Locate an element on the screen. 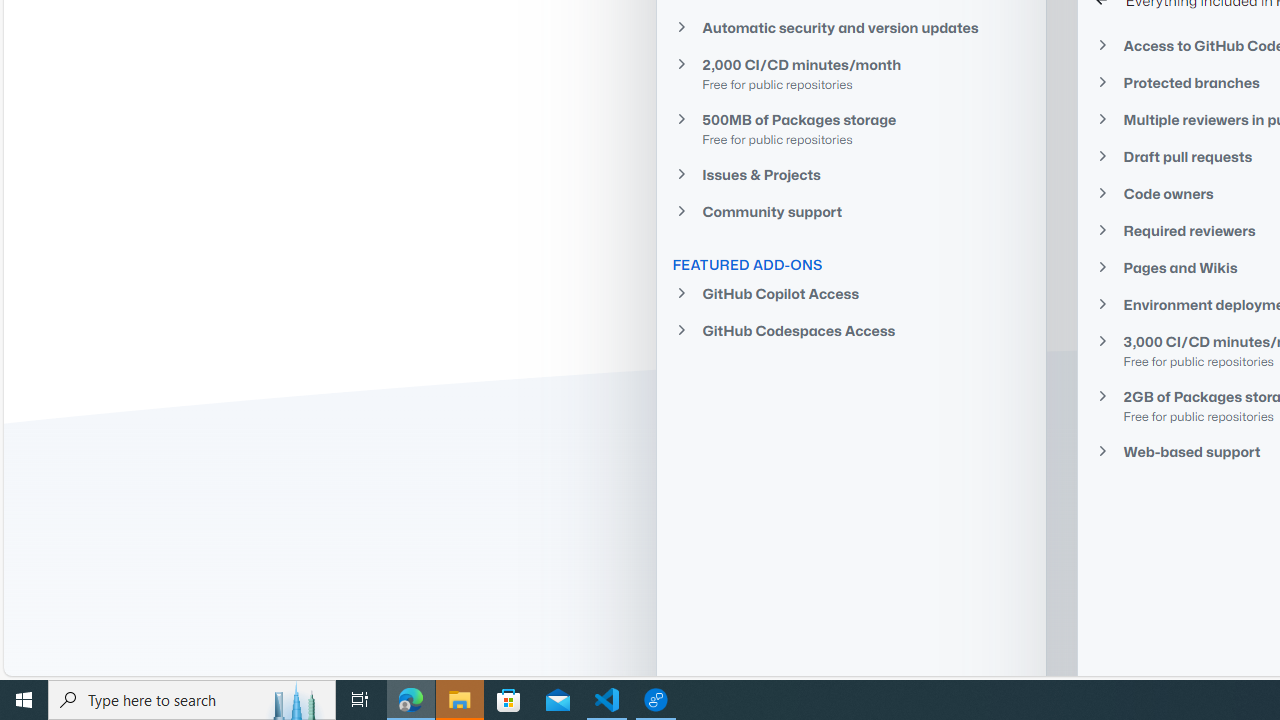 This screenshot has height=720, width=1280. '500MB of Packages storageFree for public repositories' is located at coordinates (851, 128).